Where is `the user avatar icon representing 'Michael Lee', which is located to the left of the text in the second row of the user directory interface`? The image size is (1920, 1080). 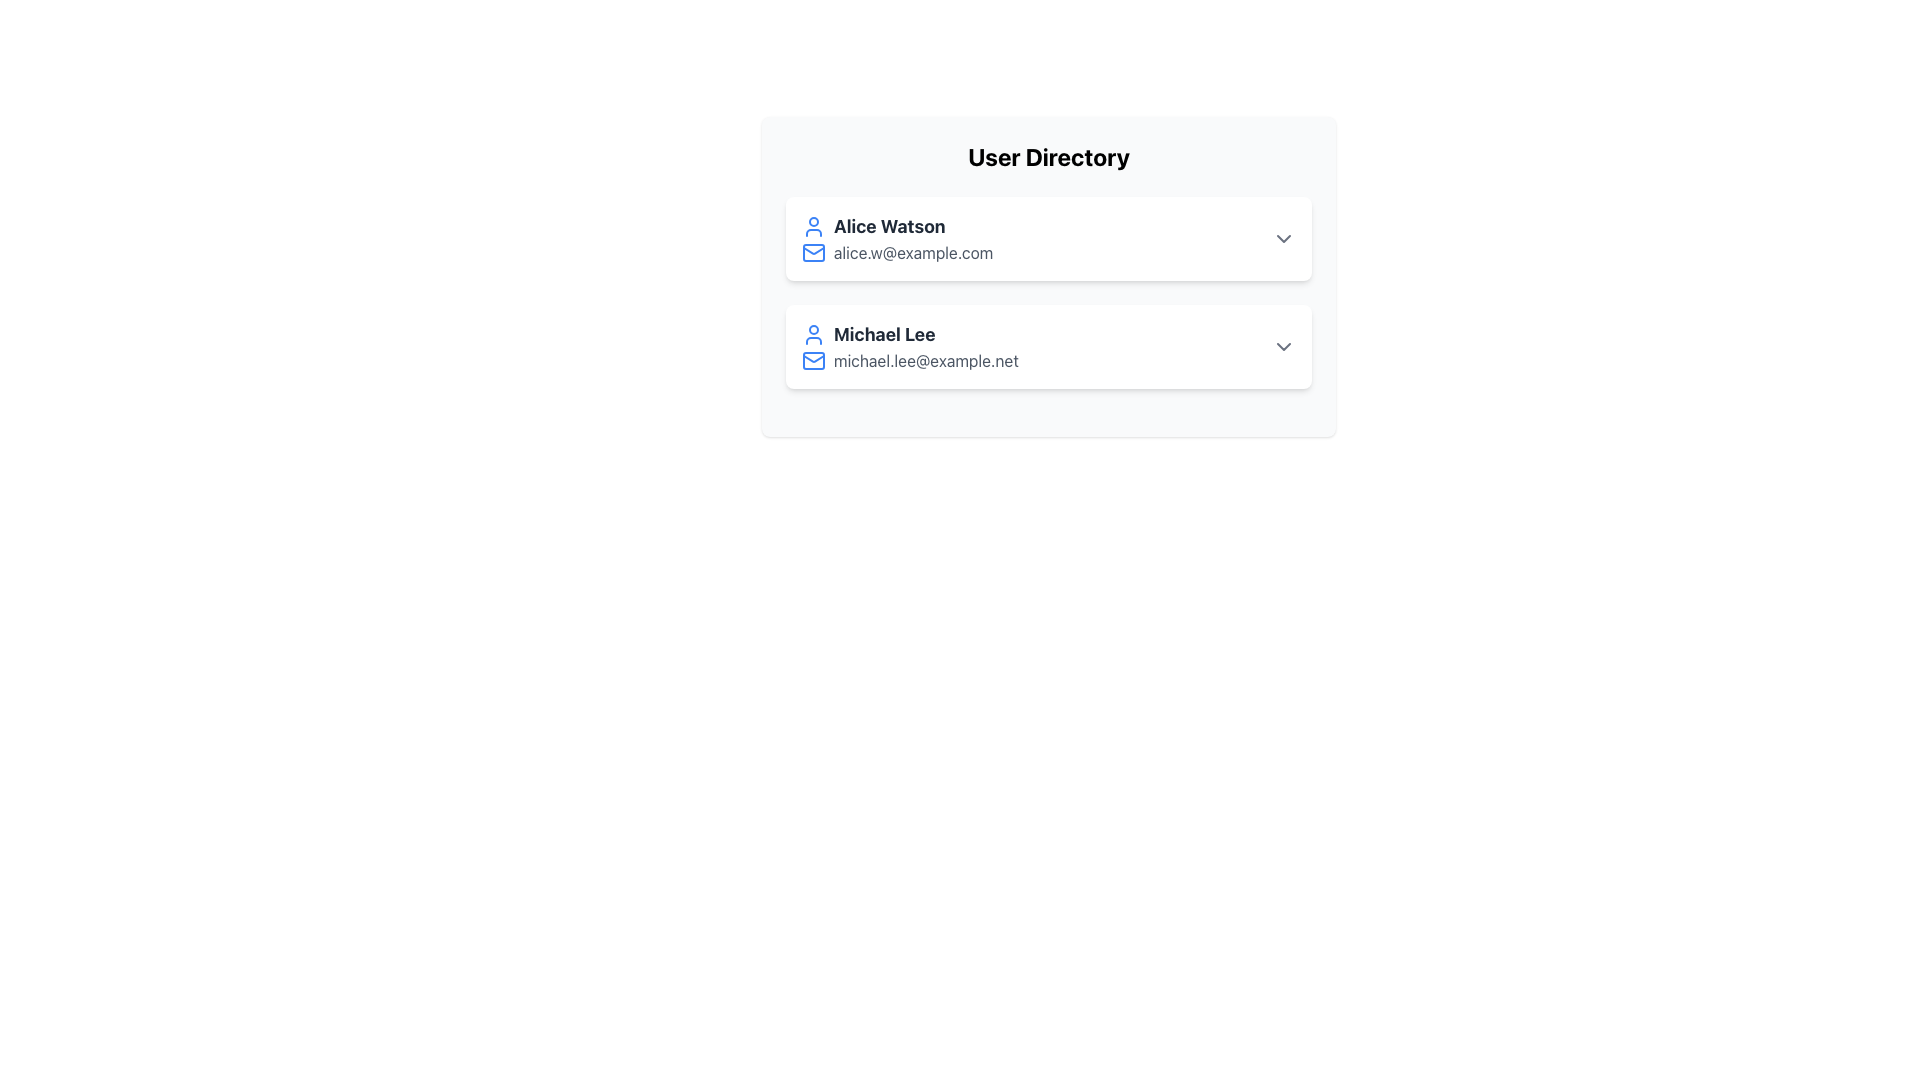
the user avatar icon representing 'Michael Lee', which is located to the left of the text in the second row of the user directory interface is located at coordinates (814, 334).